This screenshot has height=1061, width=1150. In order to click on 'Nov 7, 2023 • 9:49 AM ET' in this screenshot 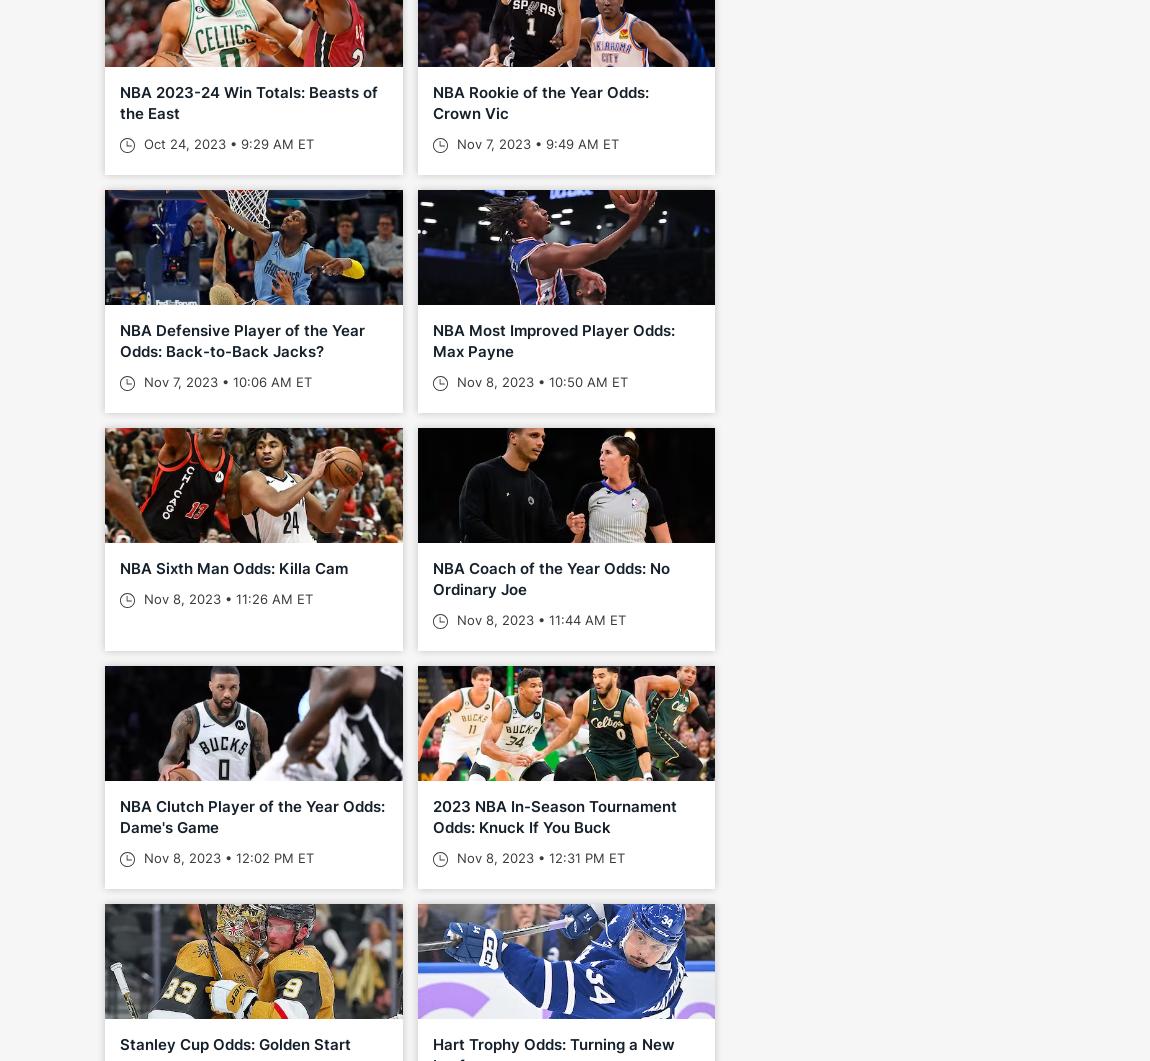, I will do `click(534, 143)`.